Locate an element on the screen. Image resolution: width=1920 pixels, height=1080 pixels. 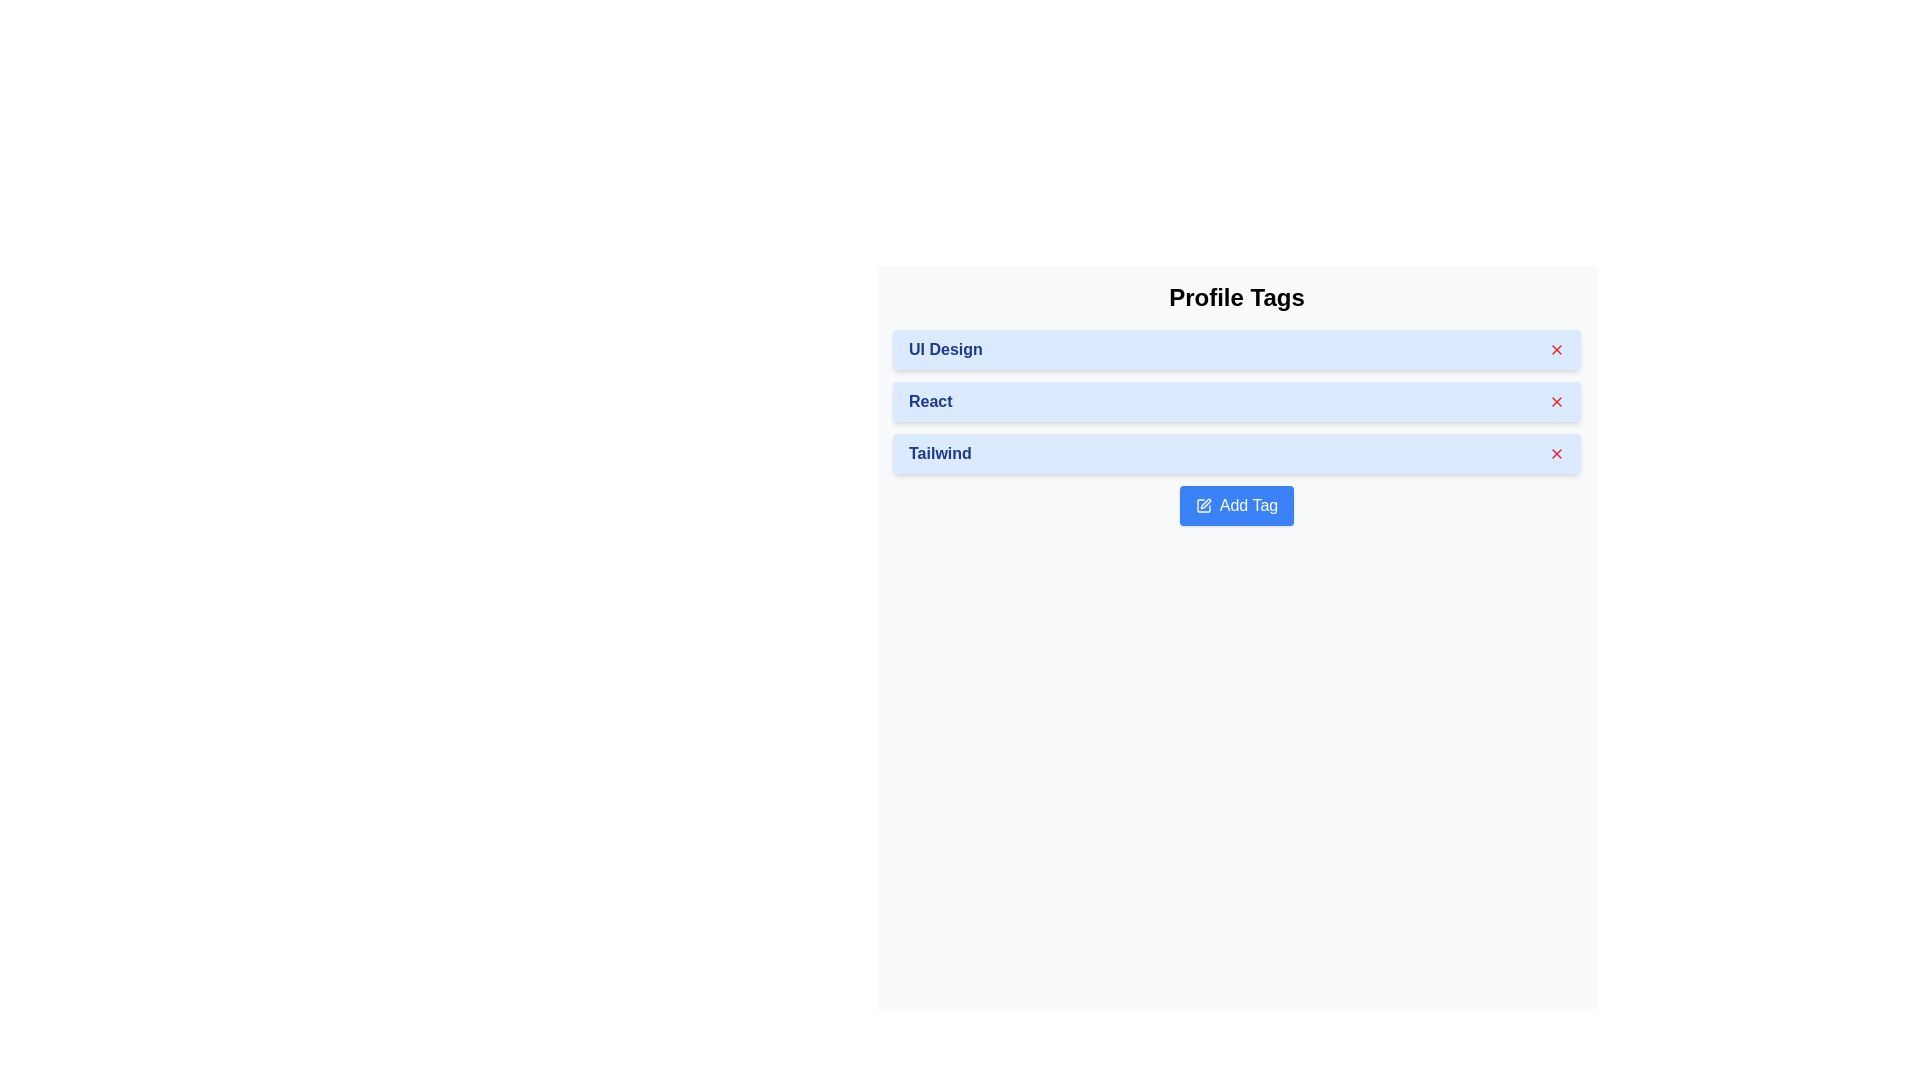
the small red 'X' icon in the top-right corner of the 'React' tag within the 'Profile Tags' section is located at coordinates (1555, 401).